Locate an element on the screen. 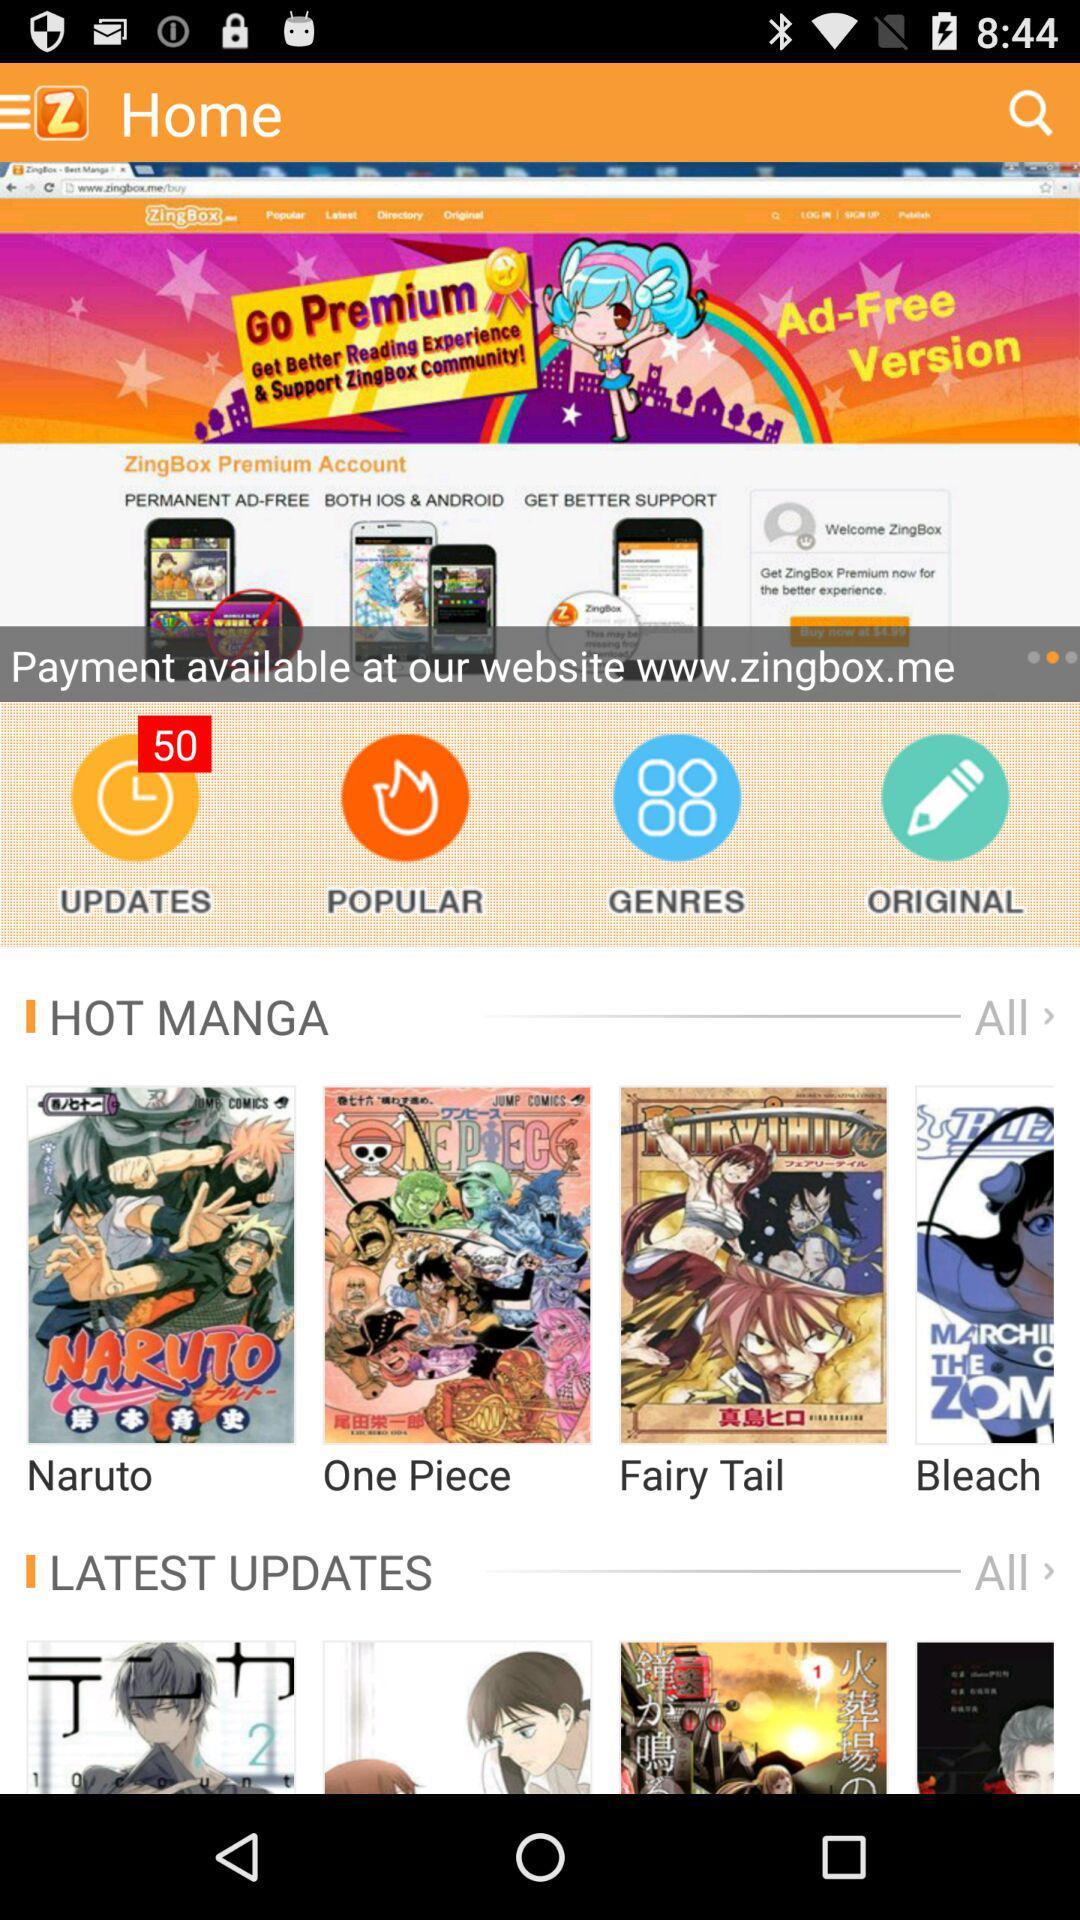 Image resolution: width=1080 pixels, height=1920 pixels. see details about this one is located at coordinates (983, 1716).